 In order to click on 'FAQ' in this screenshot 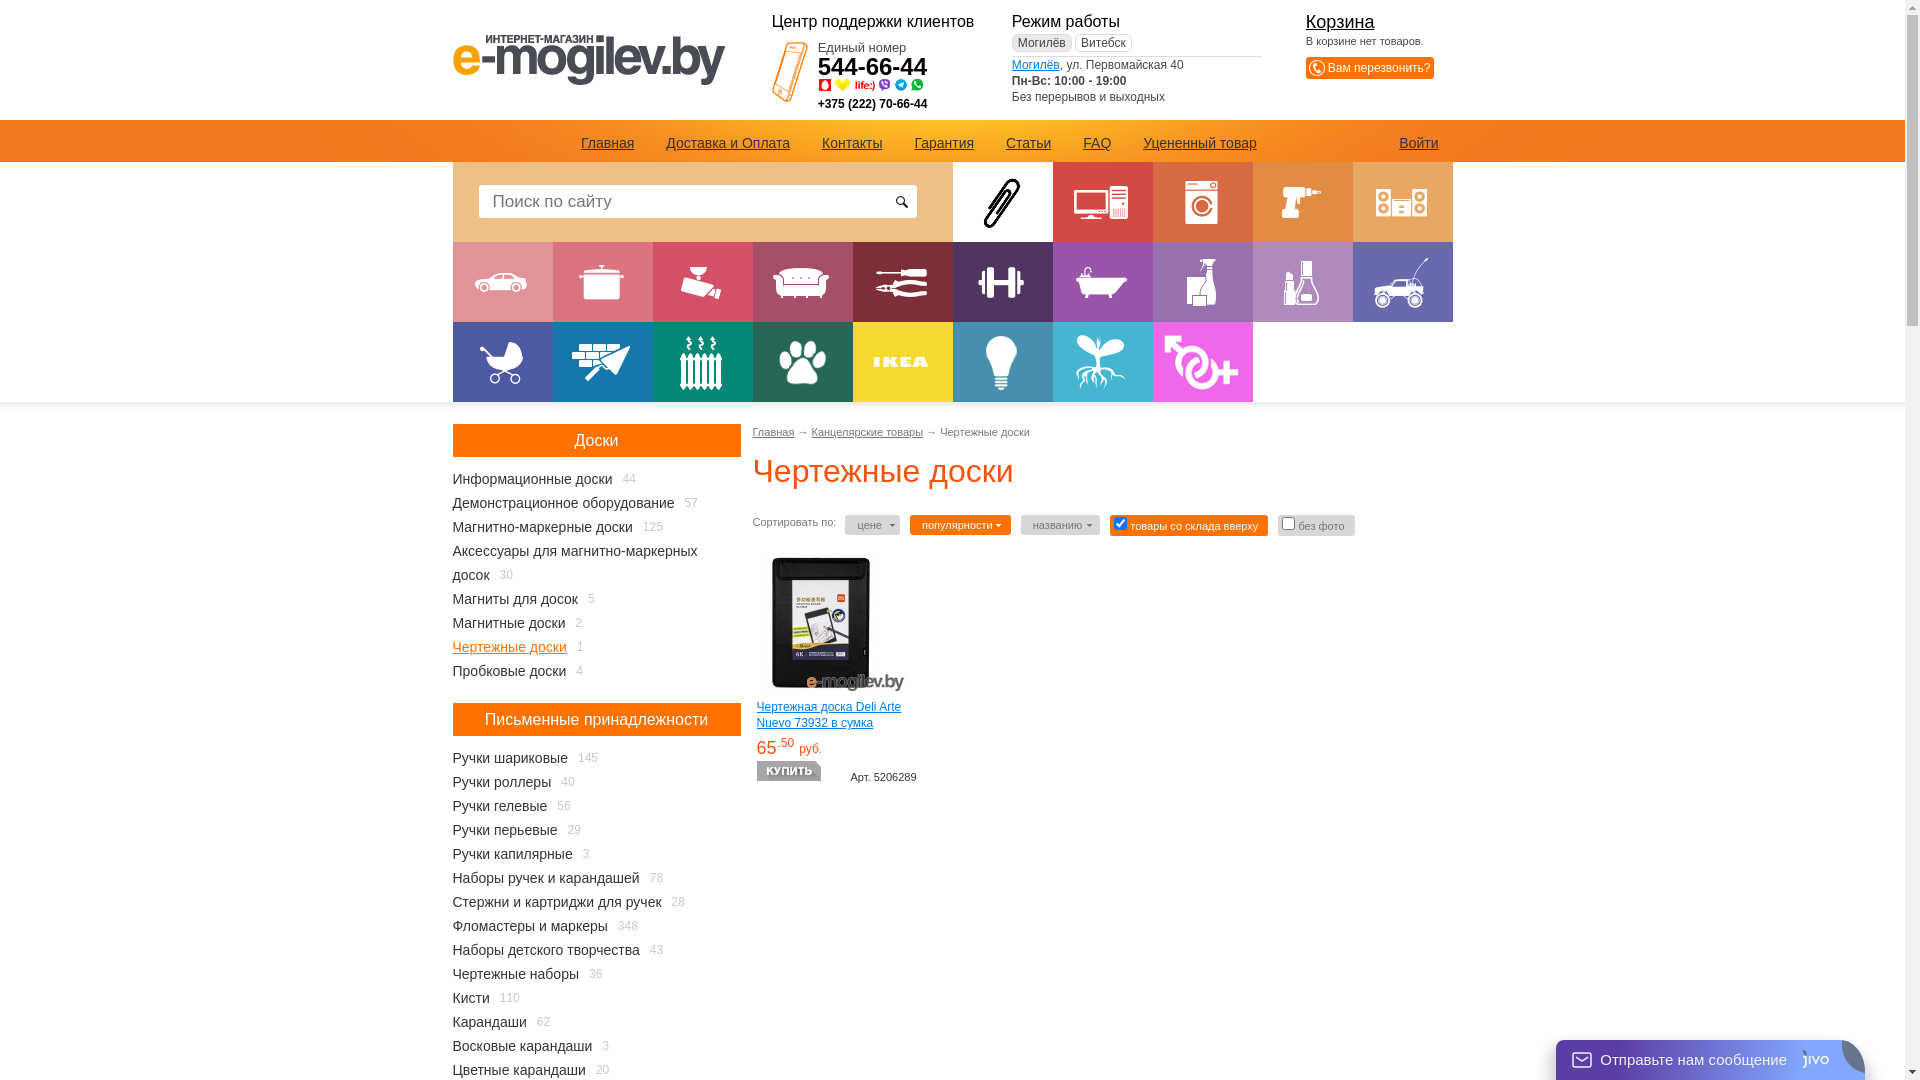, I will do `click(1096, 141)`.